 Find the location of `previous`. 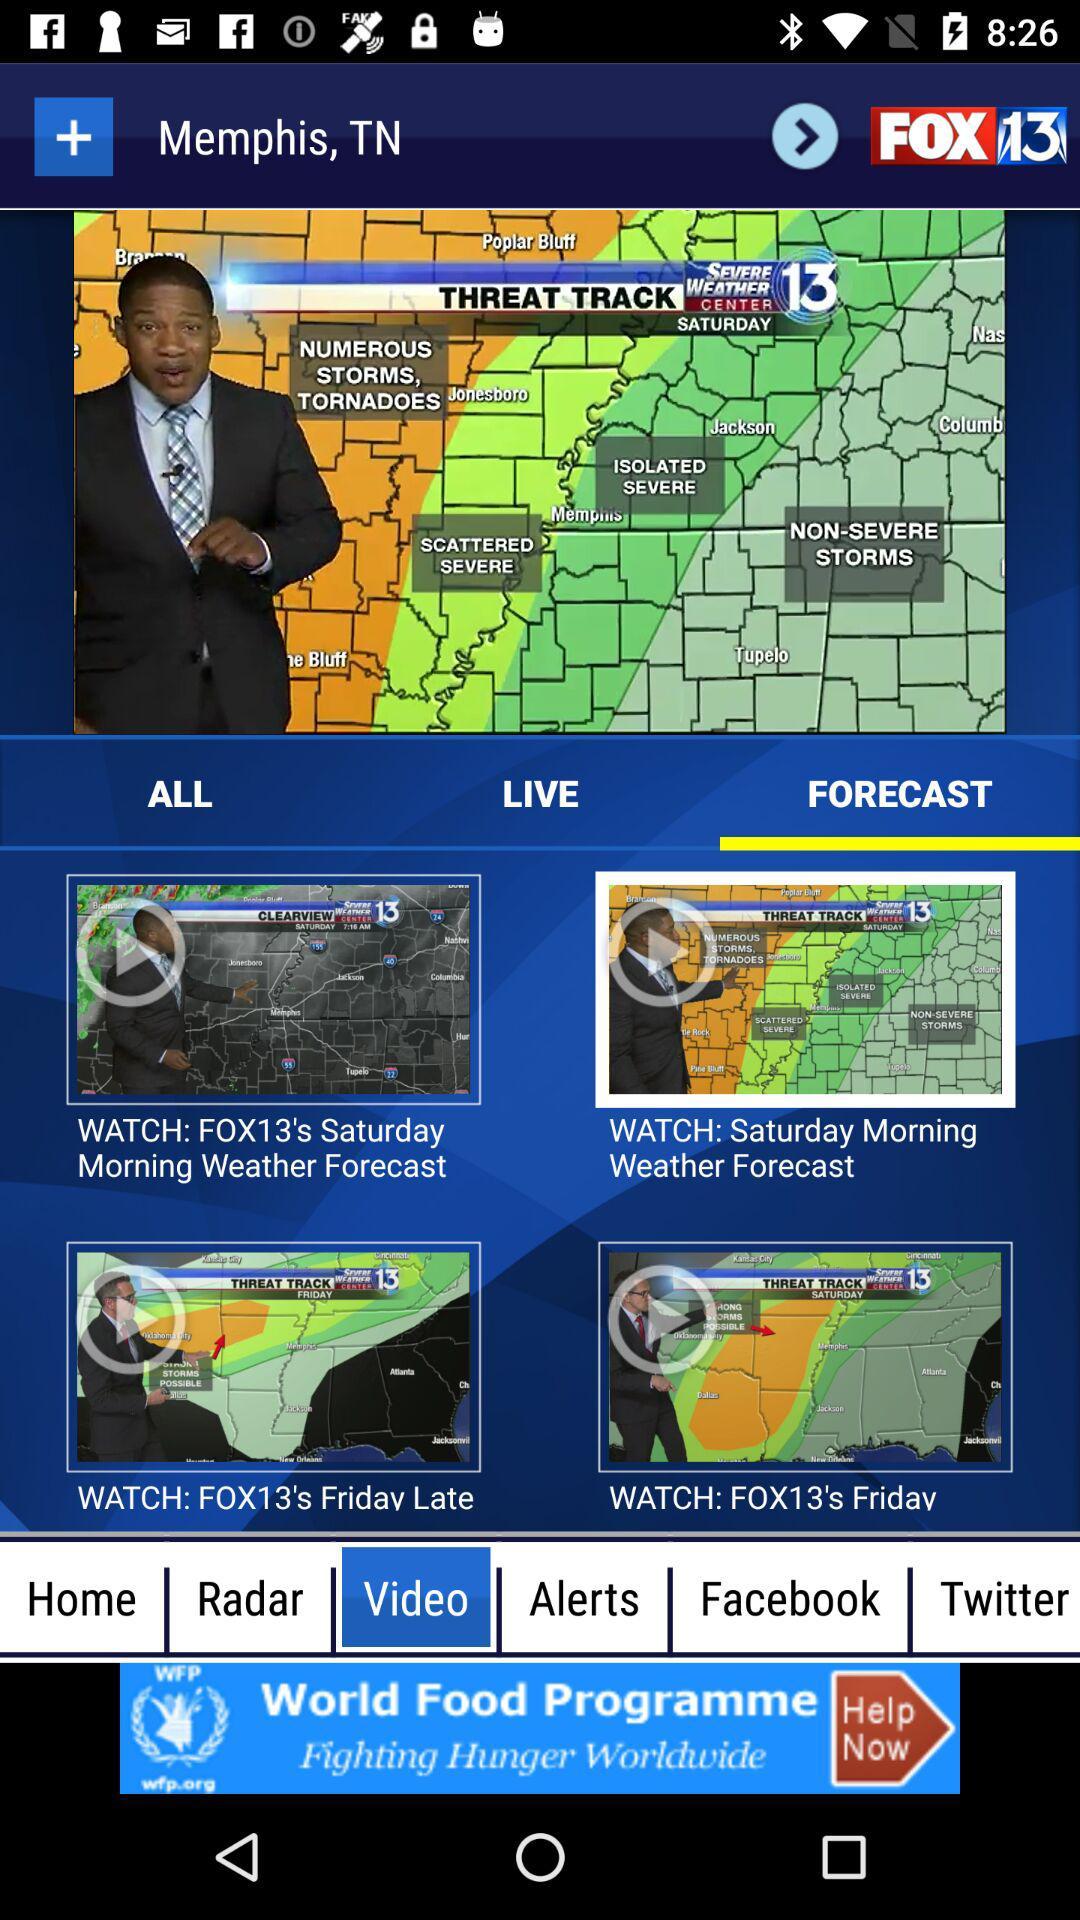

previous is located at coordinates (804, 135).